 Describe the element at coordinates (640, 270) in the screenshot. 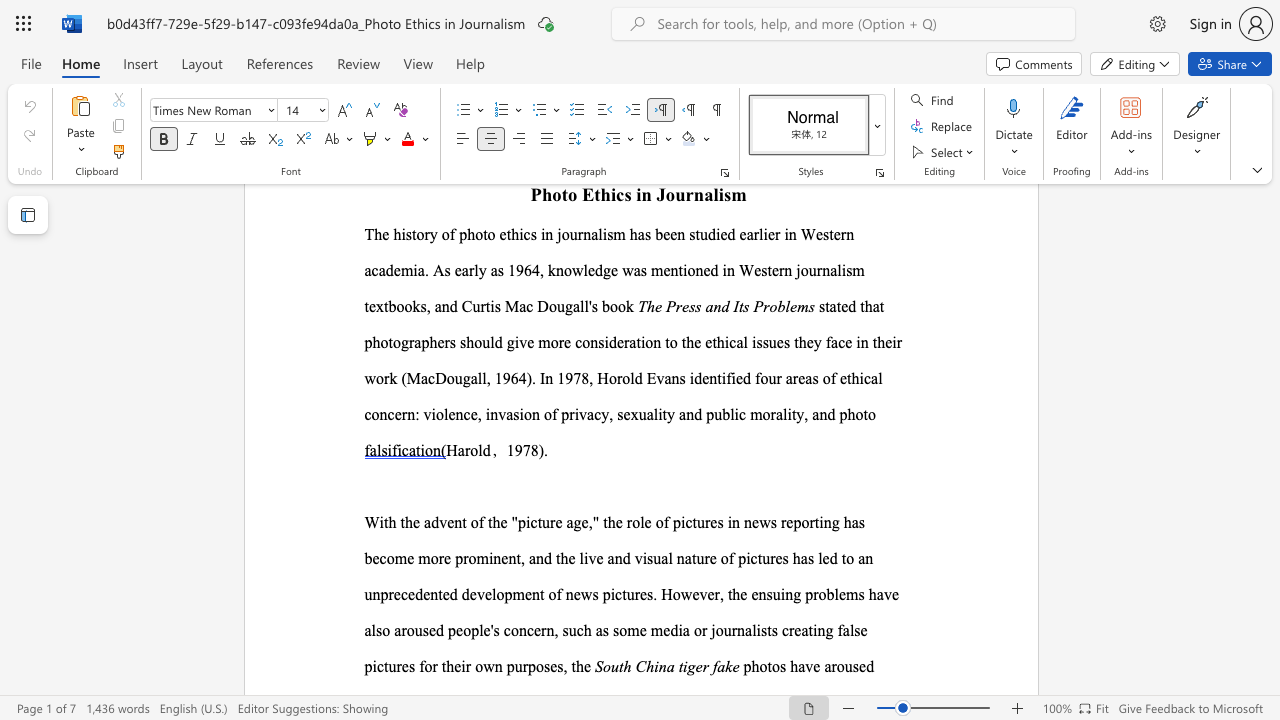

I see `the subset text "s mentioned in Western journalism textbooks, and Curtis Mac Dougall" within the text "The history of photo ethics in journalism has been studied earlier in Western academia. As early as 1964, knowledge was mentioned in Western journalism textbooks, and Curtis Mac Dougall"` at that location.